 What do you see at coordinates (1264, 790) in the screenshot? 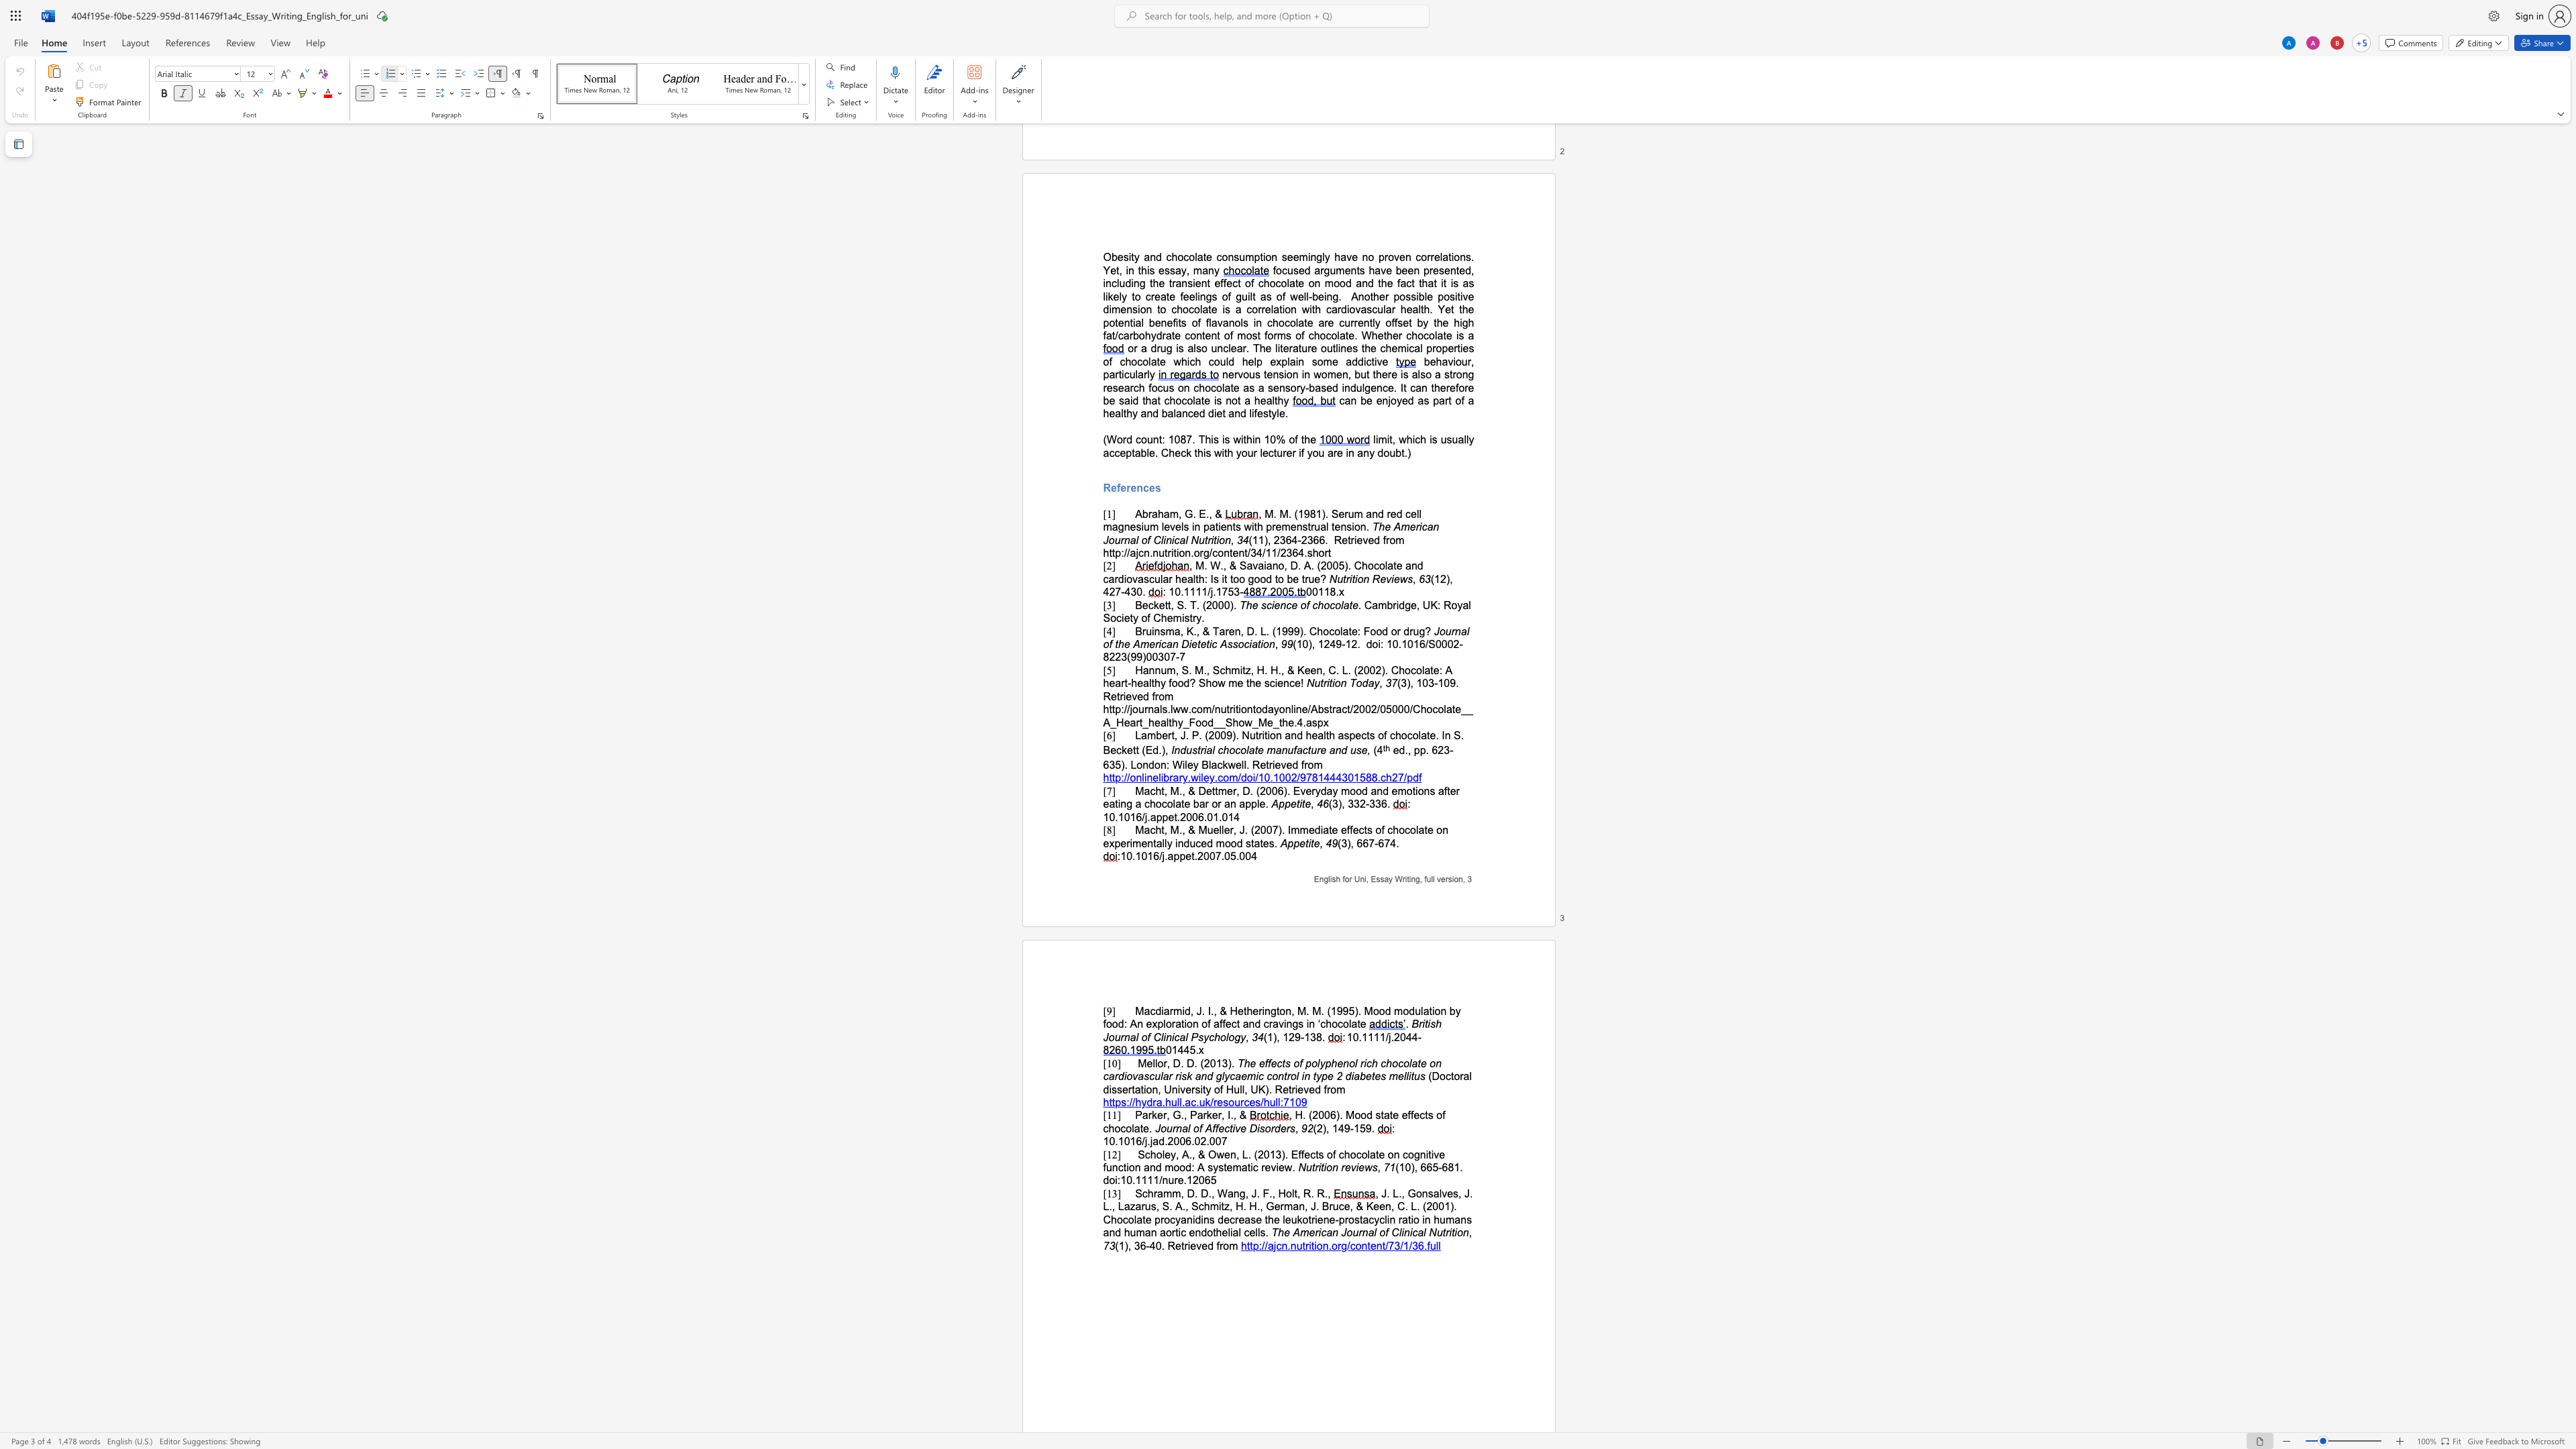
I see `the space between the continuous character "2" and "0" in the text` at bounding box center [1264, 790].